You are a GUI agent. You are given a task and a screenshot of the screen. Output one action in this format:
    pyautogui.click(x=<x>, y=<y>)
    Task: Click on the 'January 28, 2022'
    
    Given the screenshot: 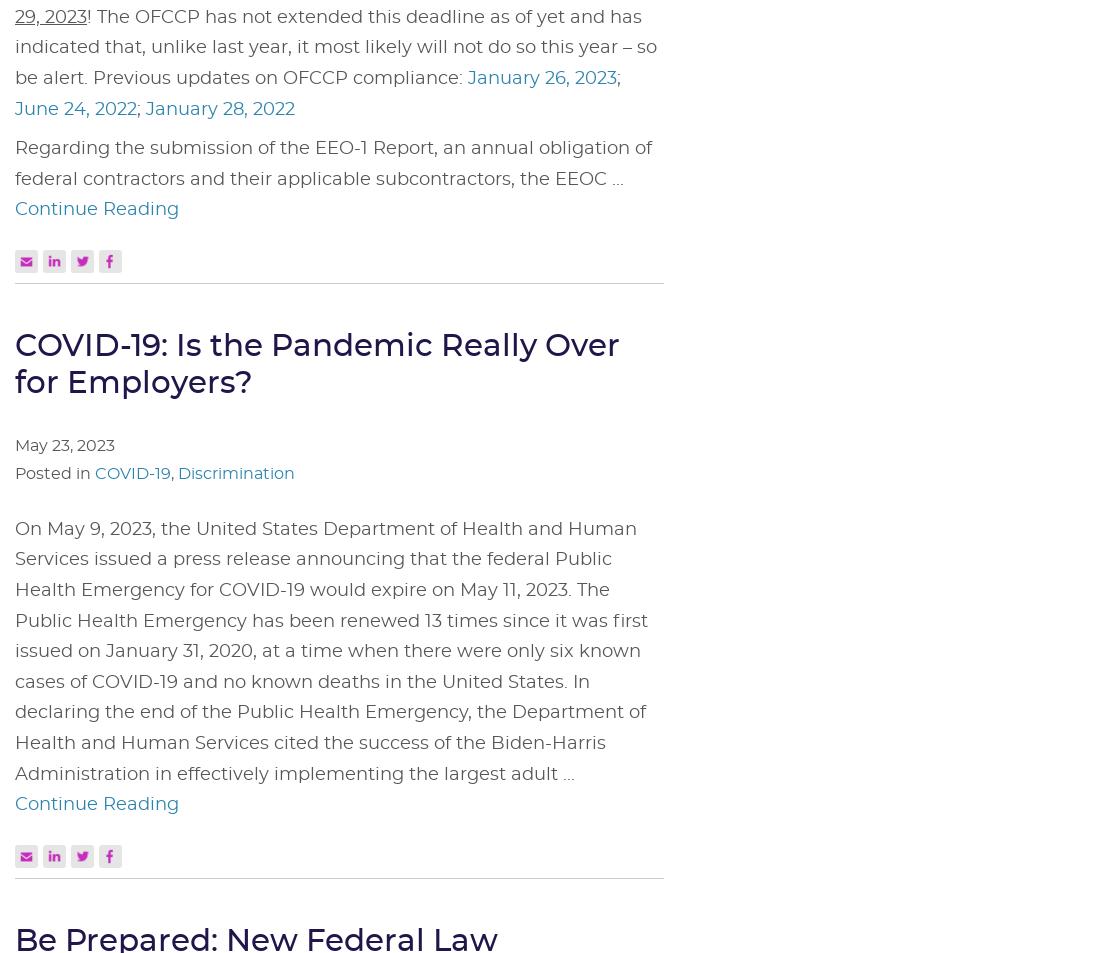 What is the action you would take?
    pyautogui.click(x=220, y=108)
    